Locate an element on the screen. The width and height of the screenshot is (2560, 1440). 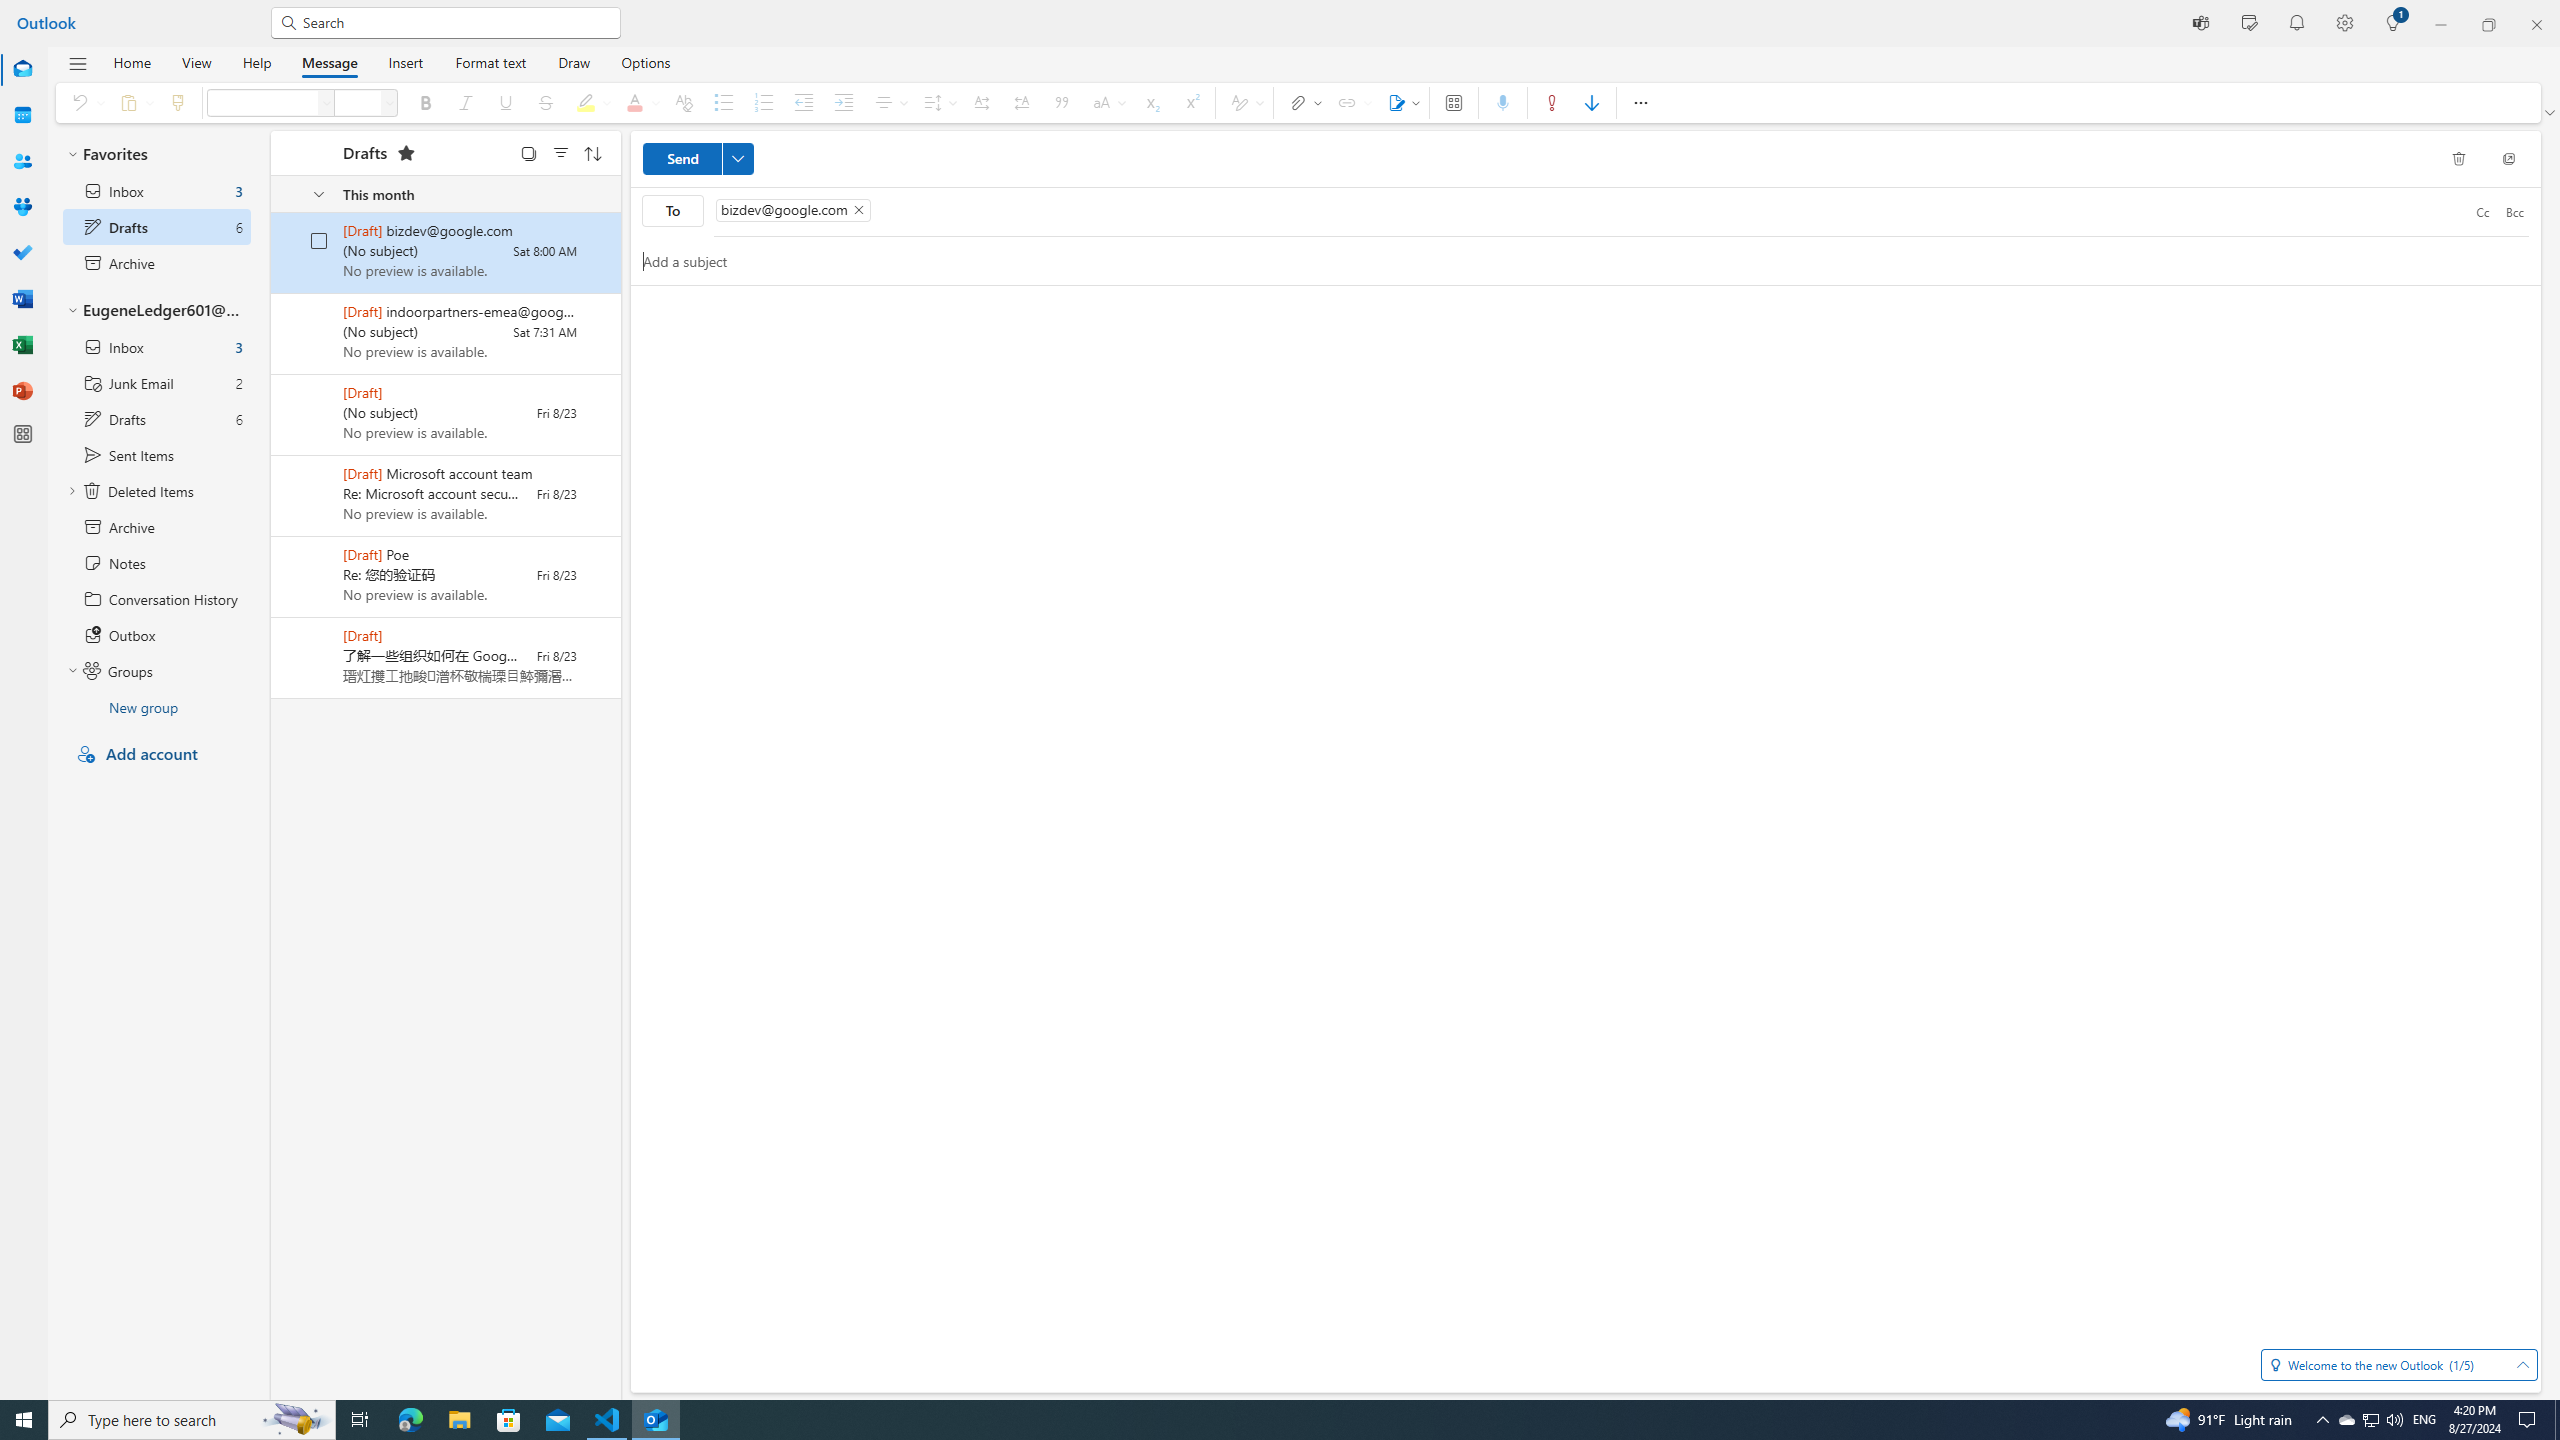
'Drafts selected 6 items' is located at coordinates (156, 225).